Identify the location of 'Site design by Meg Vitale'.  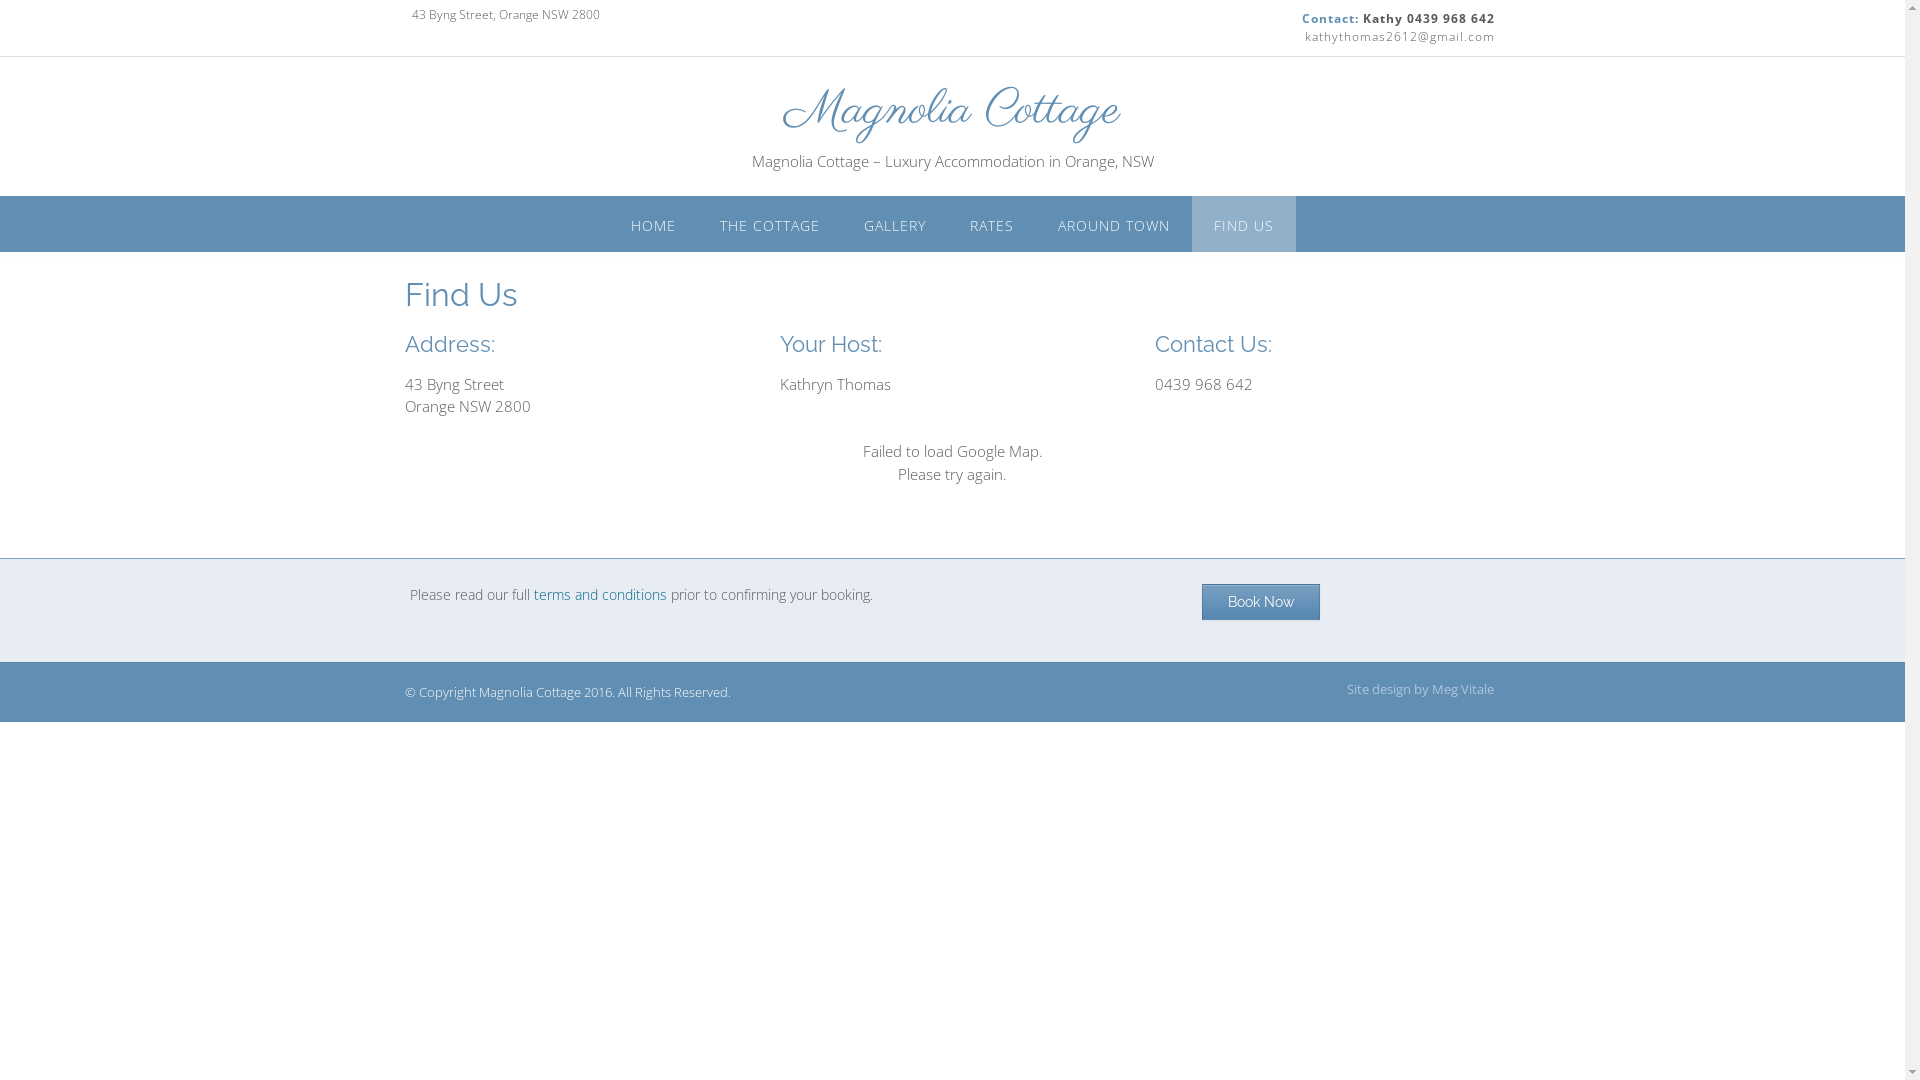
(1419, 688).